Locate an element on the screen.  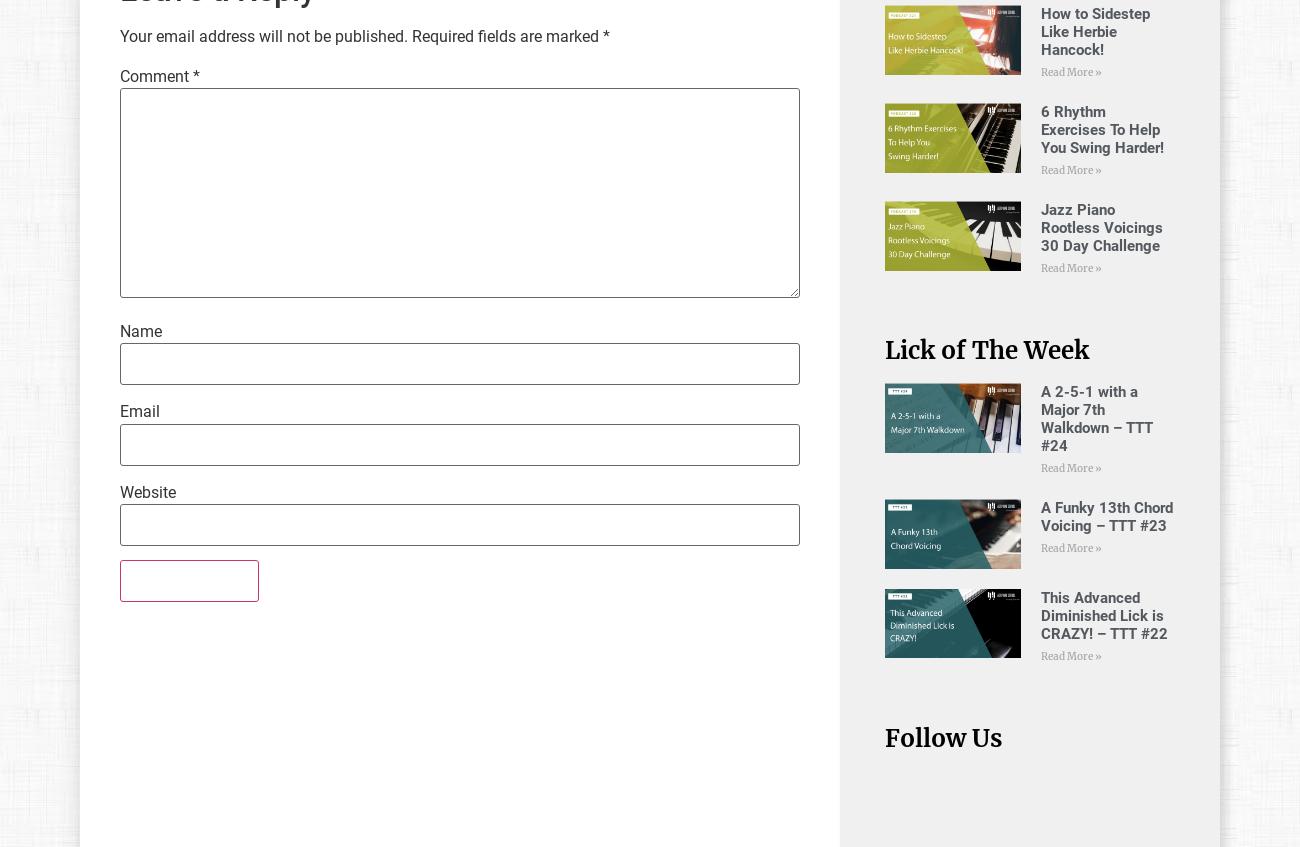
'This Advanced Diminished Lick is CRAZY! – TTT #22' is located at coordinates (1103, 614).